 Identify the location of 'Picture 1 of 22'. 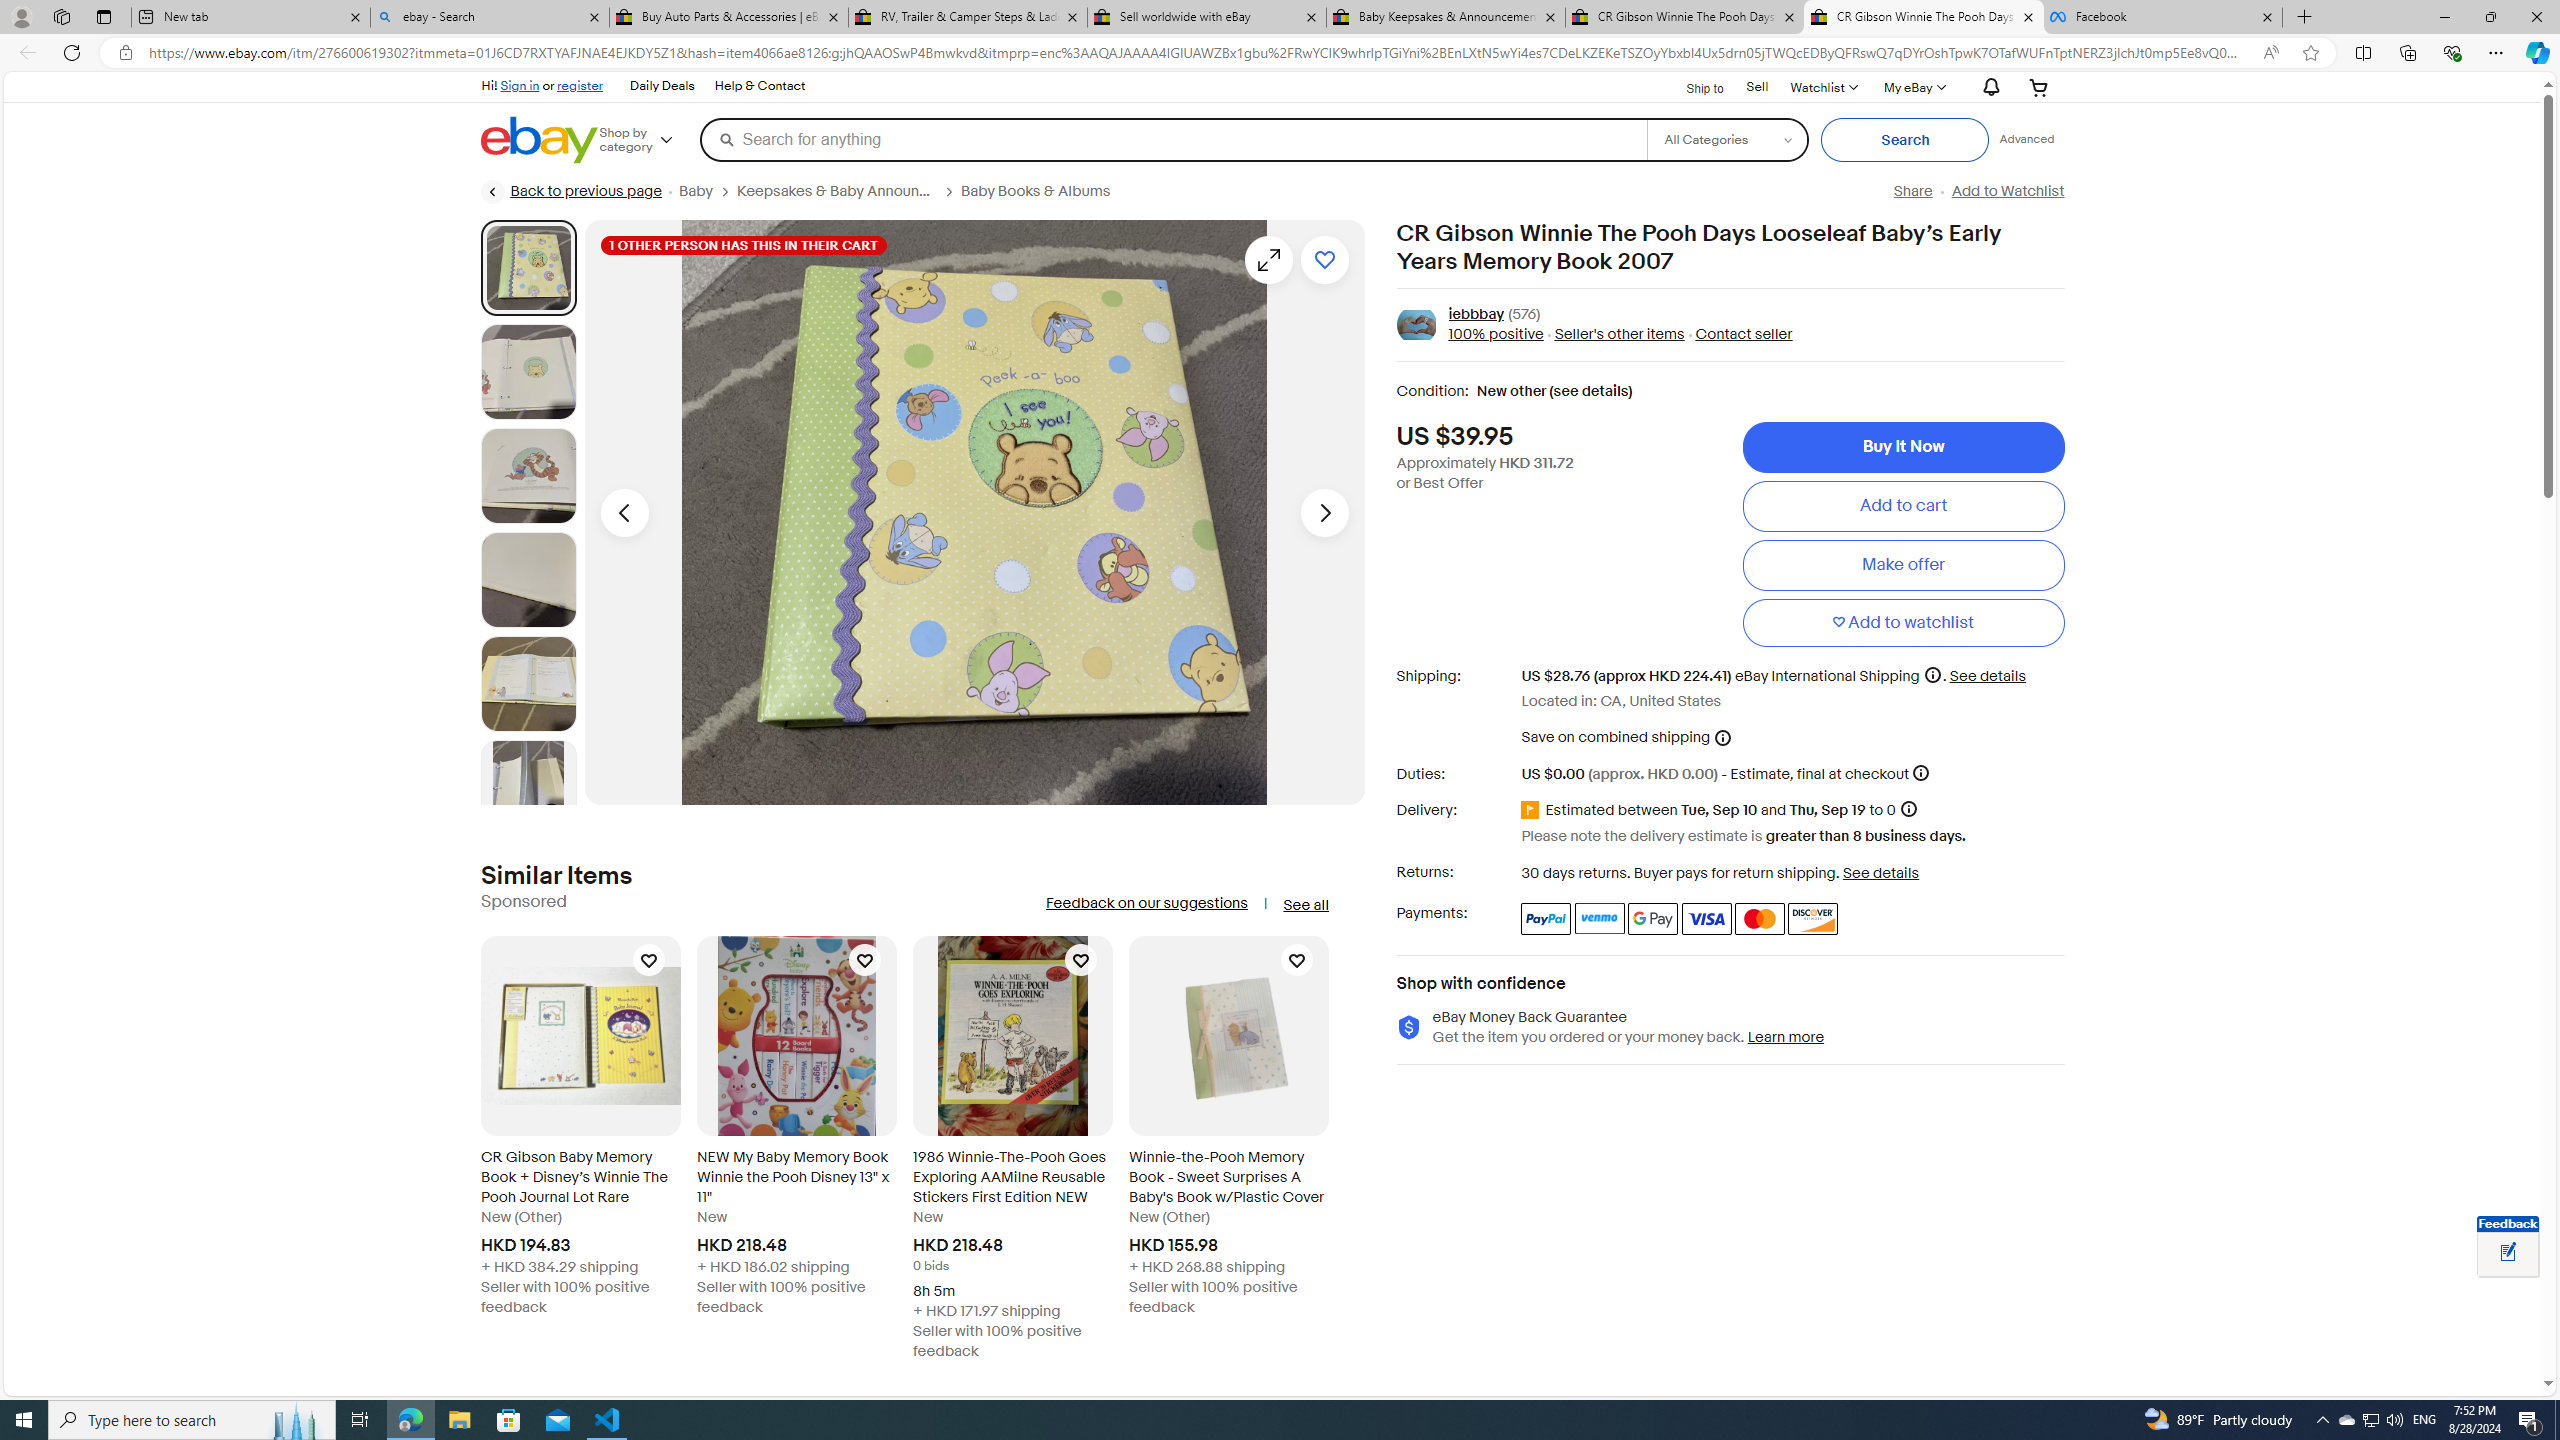
(527, 267).